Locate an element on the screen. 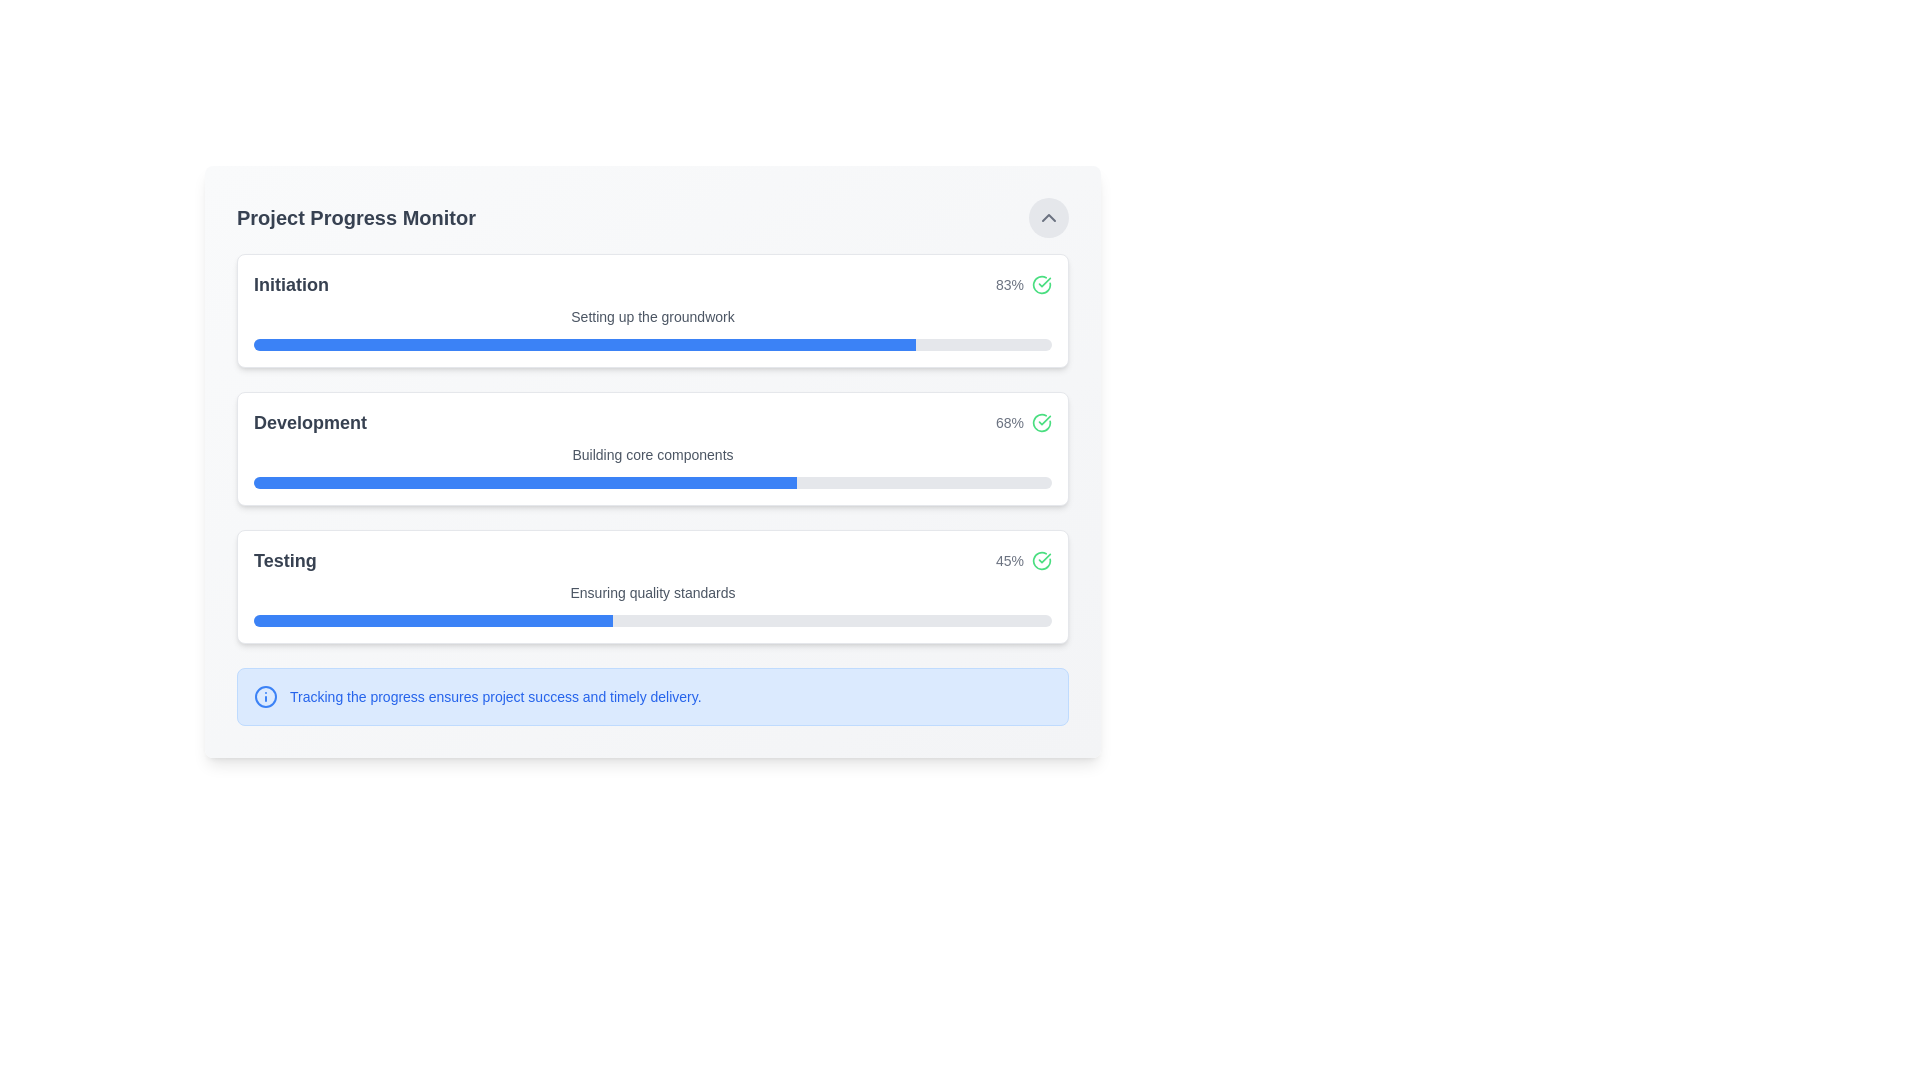 This screenshot has width=1920, height=1080. text element located to the right of the information icon in the bottom section of the interface, which provides critical information related to progress monitoring is located at coordinates (495, 696).